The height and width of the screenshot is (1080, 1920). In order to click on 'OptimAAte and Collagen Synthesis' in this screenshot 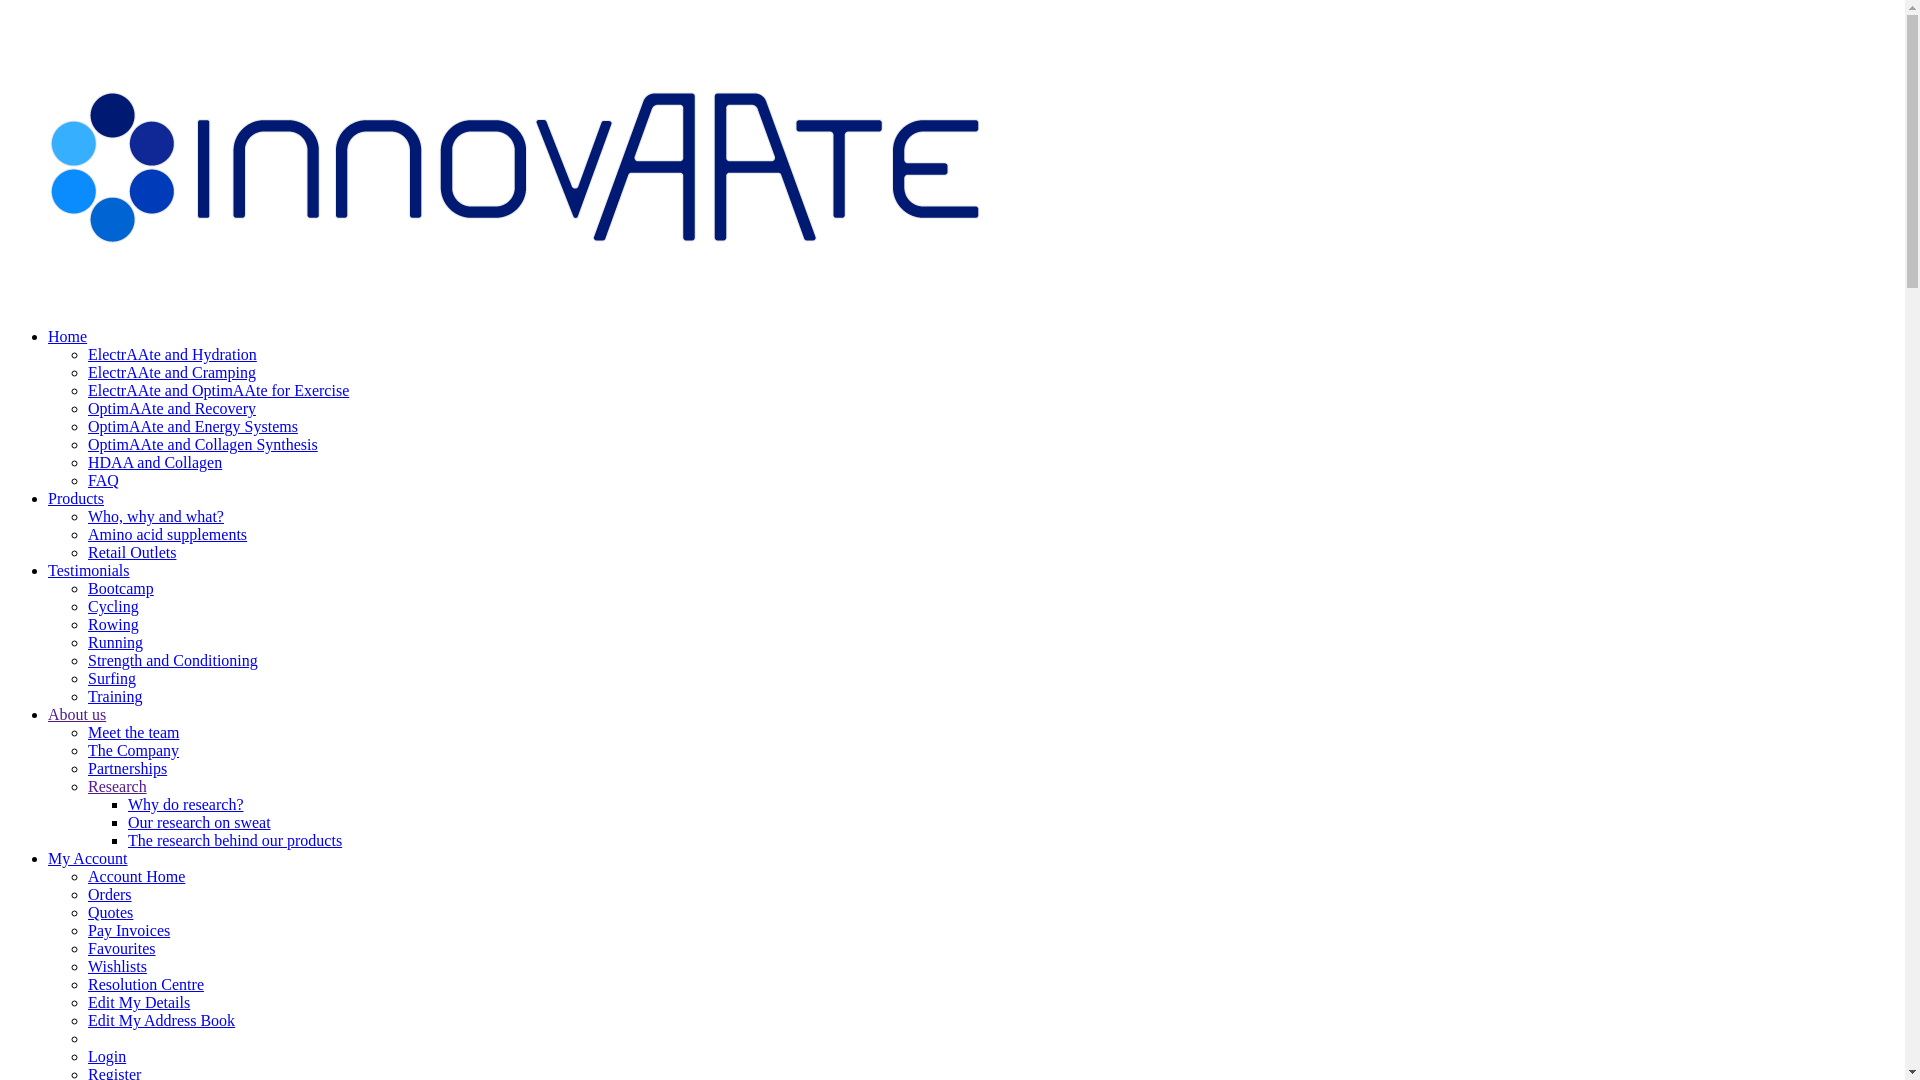, I will do `click(86, 443)`.